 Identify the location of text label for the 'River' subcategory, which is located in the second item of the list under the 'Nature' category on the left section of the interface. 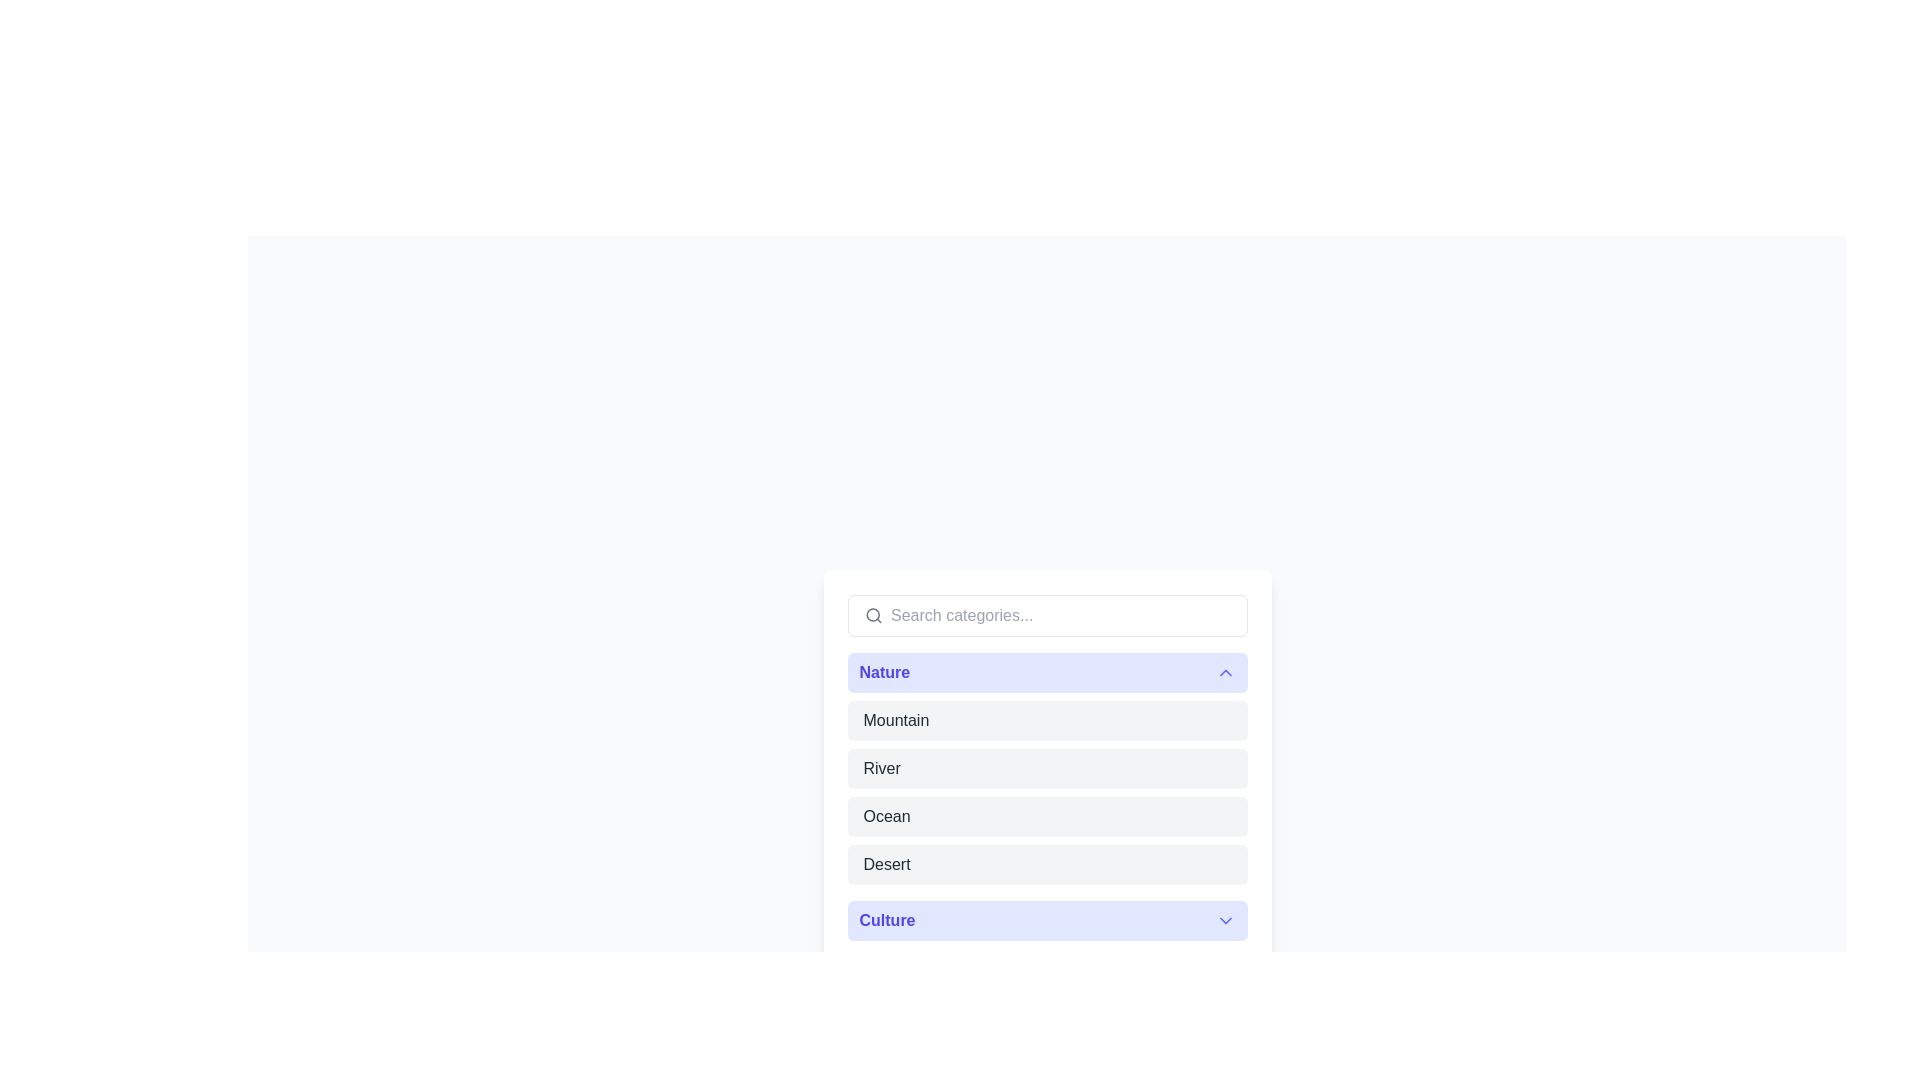
(881, 767).